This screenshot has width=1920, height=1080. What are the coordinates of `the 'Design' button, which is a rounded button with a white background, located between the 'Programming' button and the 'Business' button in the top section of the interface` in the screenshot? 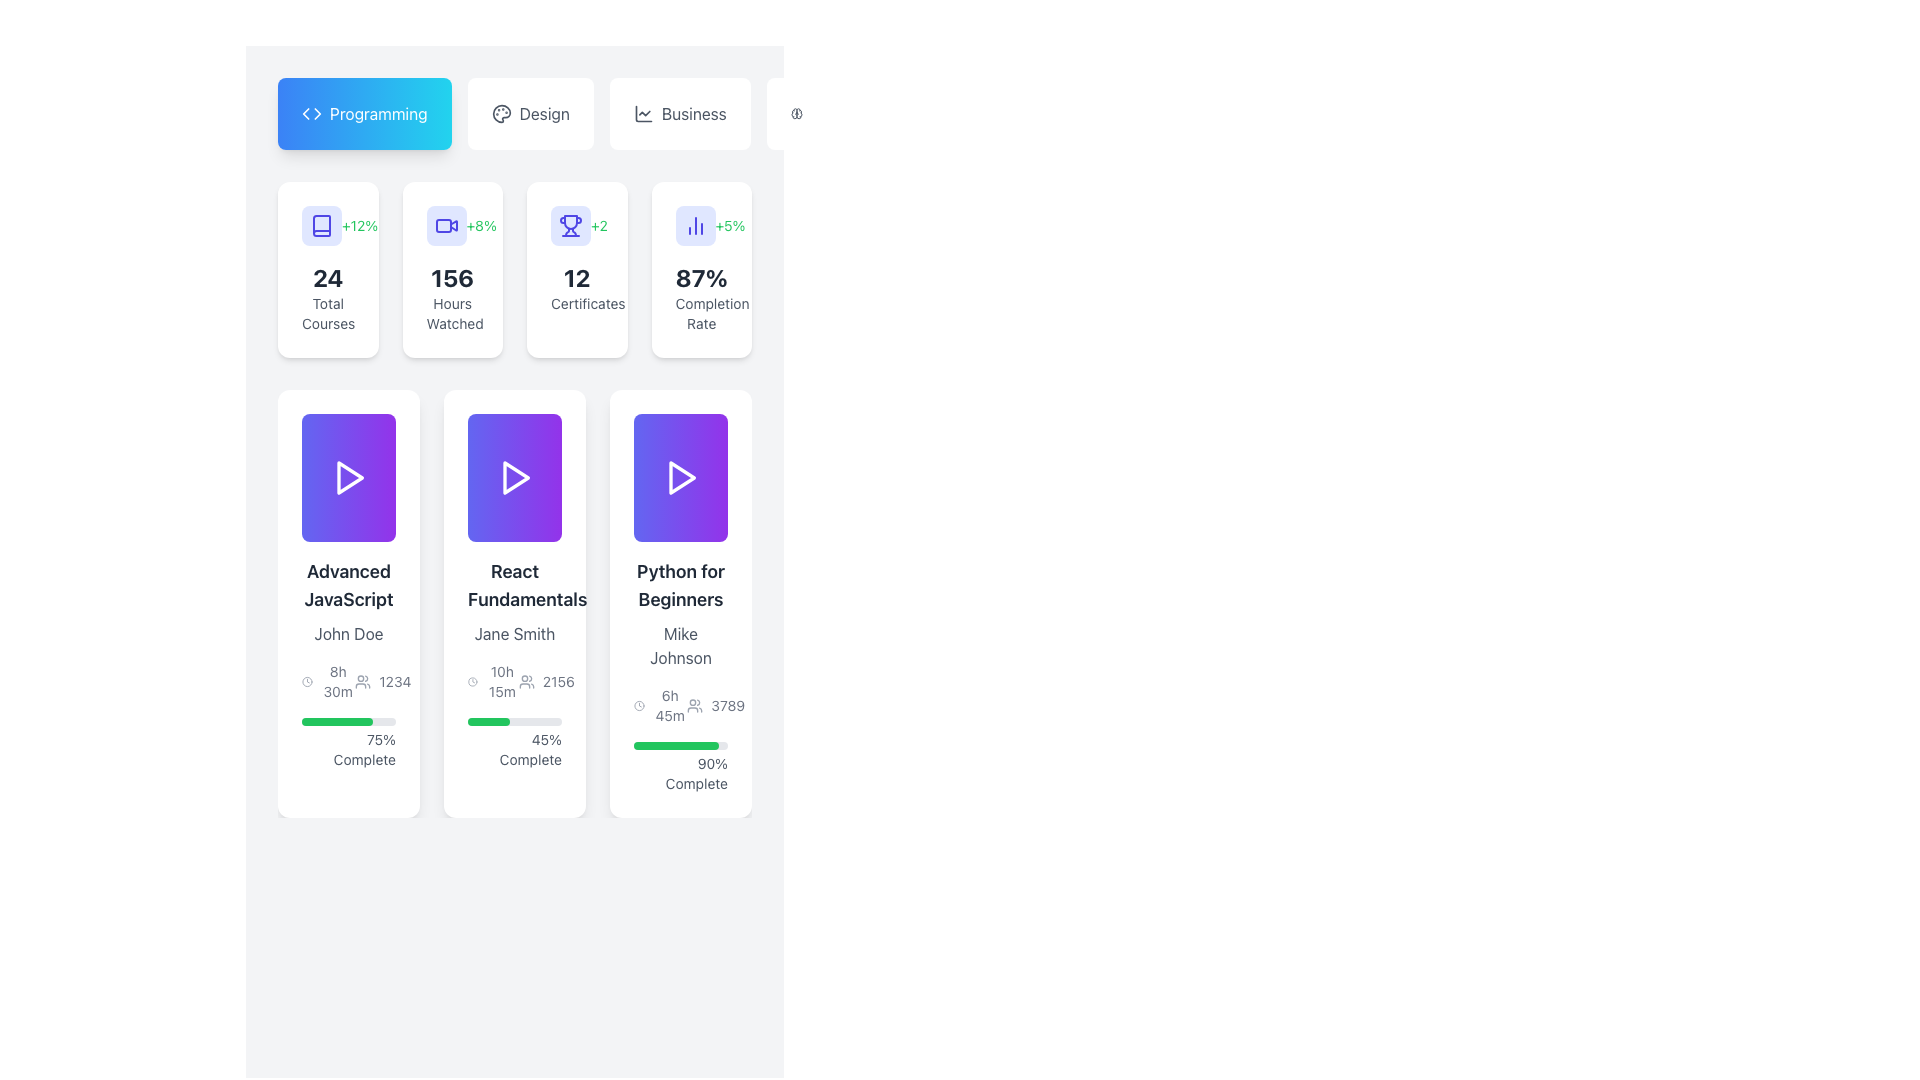 It's located at (530, 114).